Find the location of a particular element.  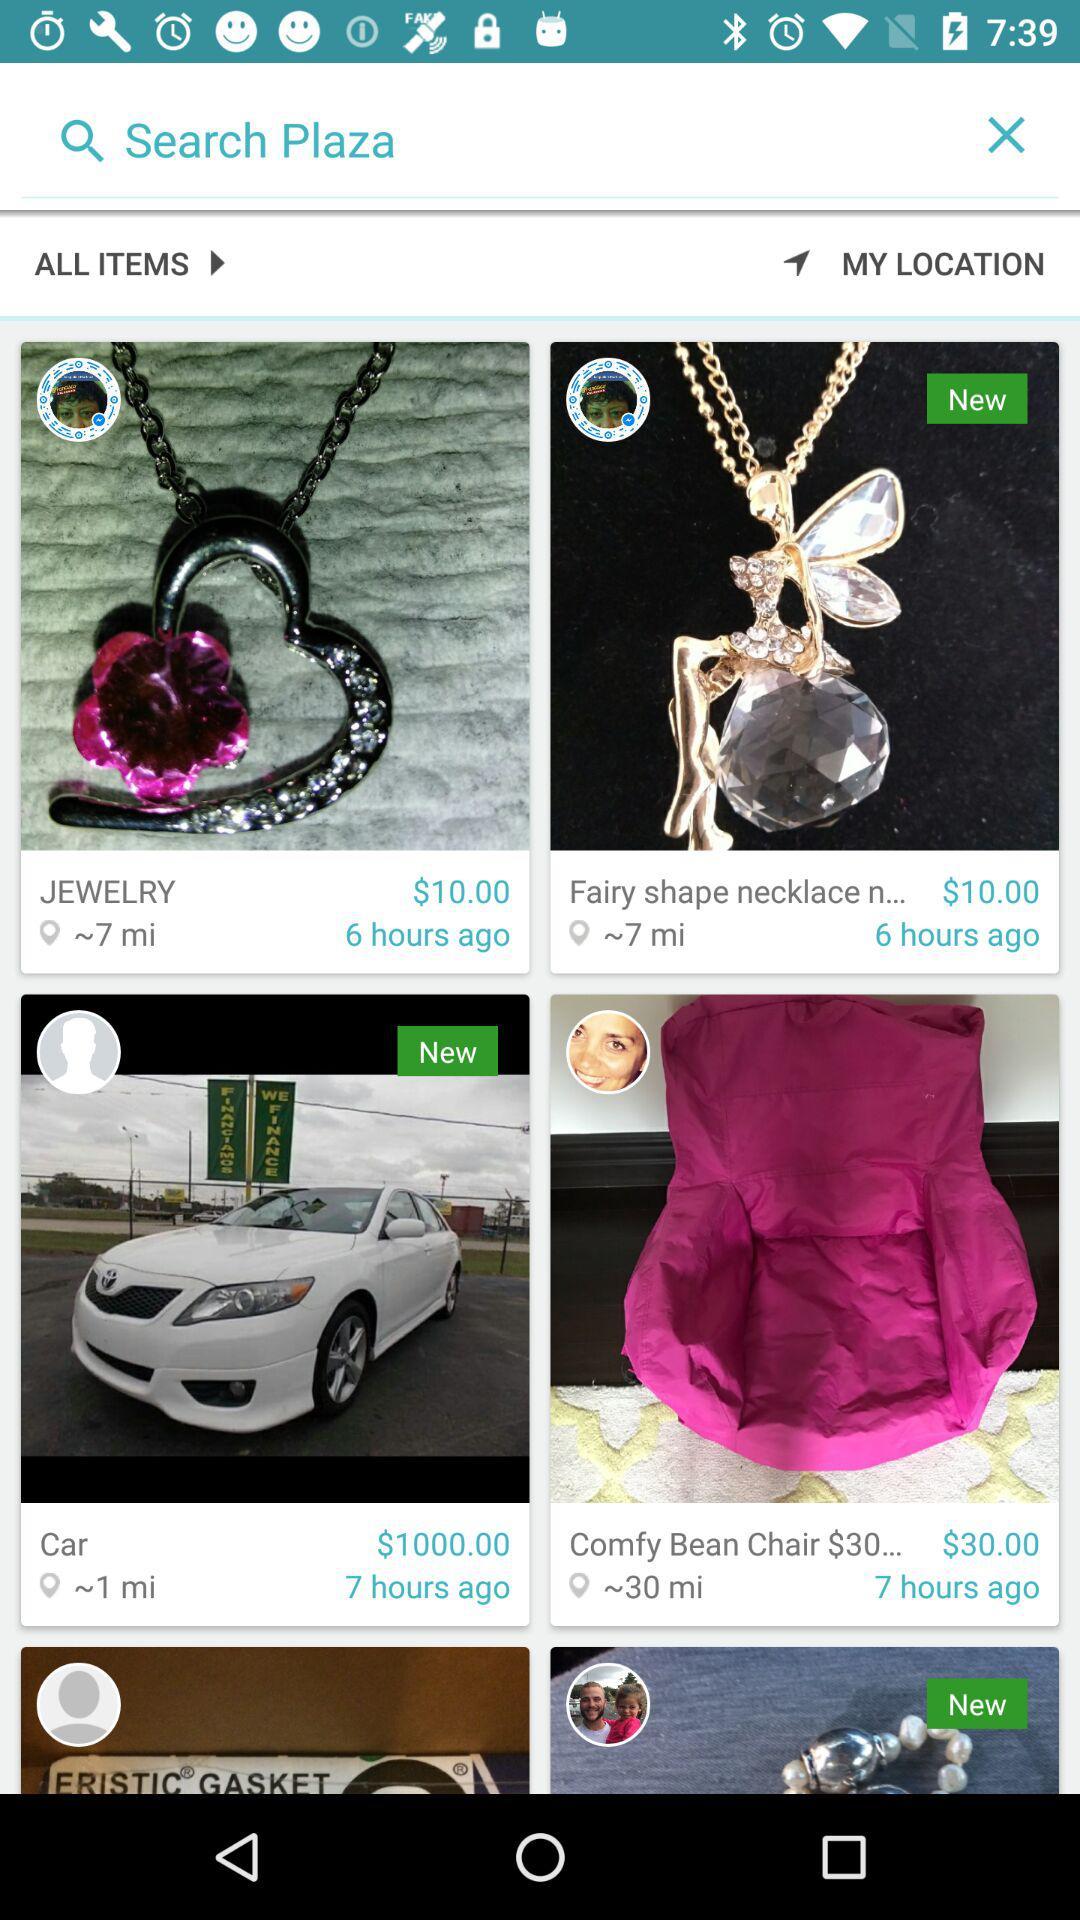

profile is located at coordinates (607, 1051).